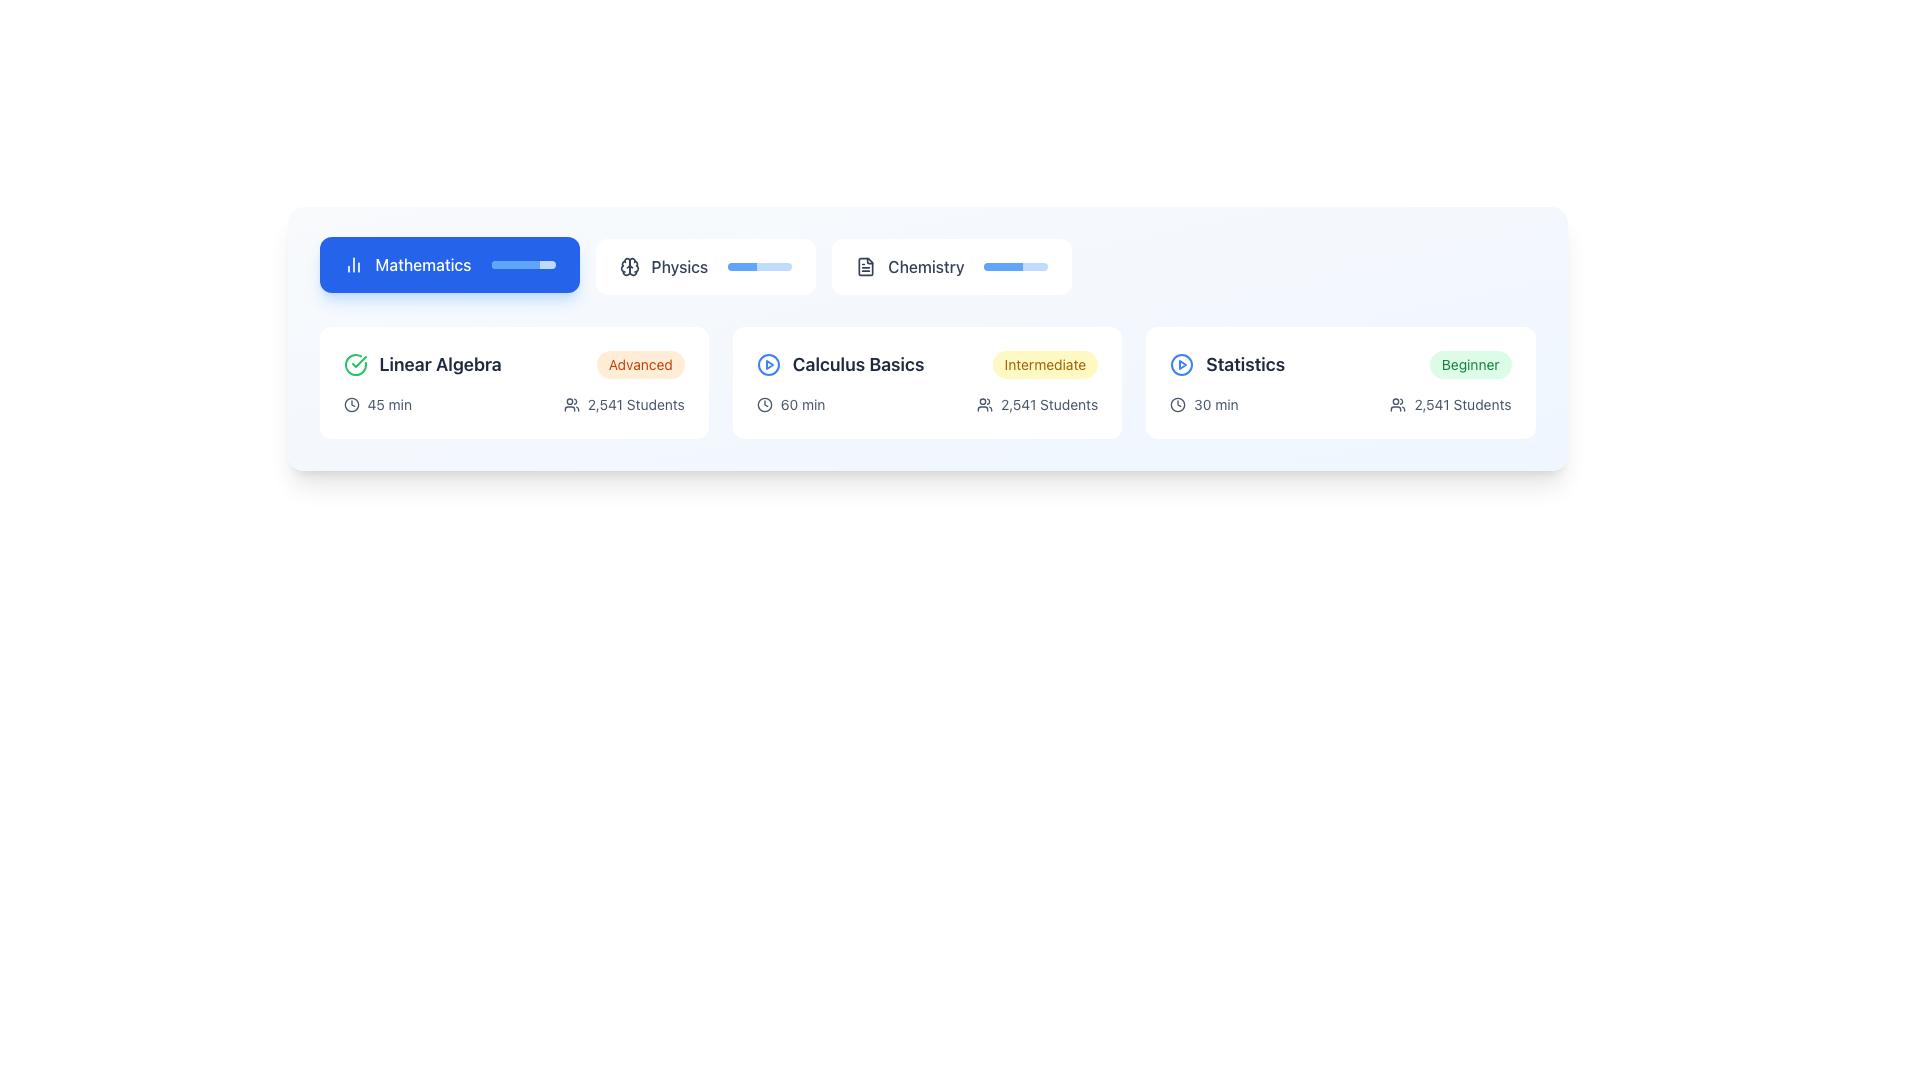 The height and width of the screenshot is (1080, 1920). What do you see at coordinates (1044, 365) in the screenshot?
I see `the yellow tag labeled 'Intermediate' located to the right of the 'Calculus Basics' title within its card` at bounding box center [1044, 365].